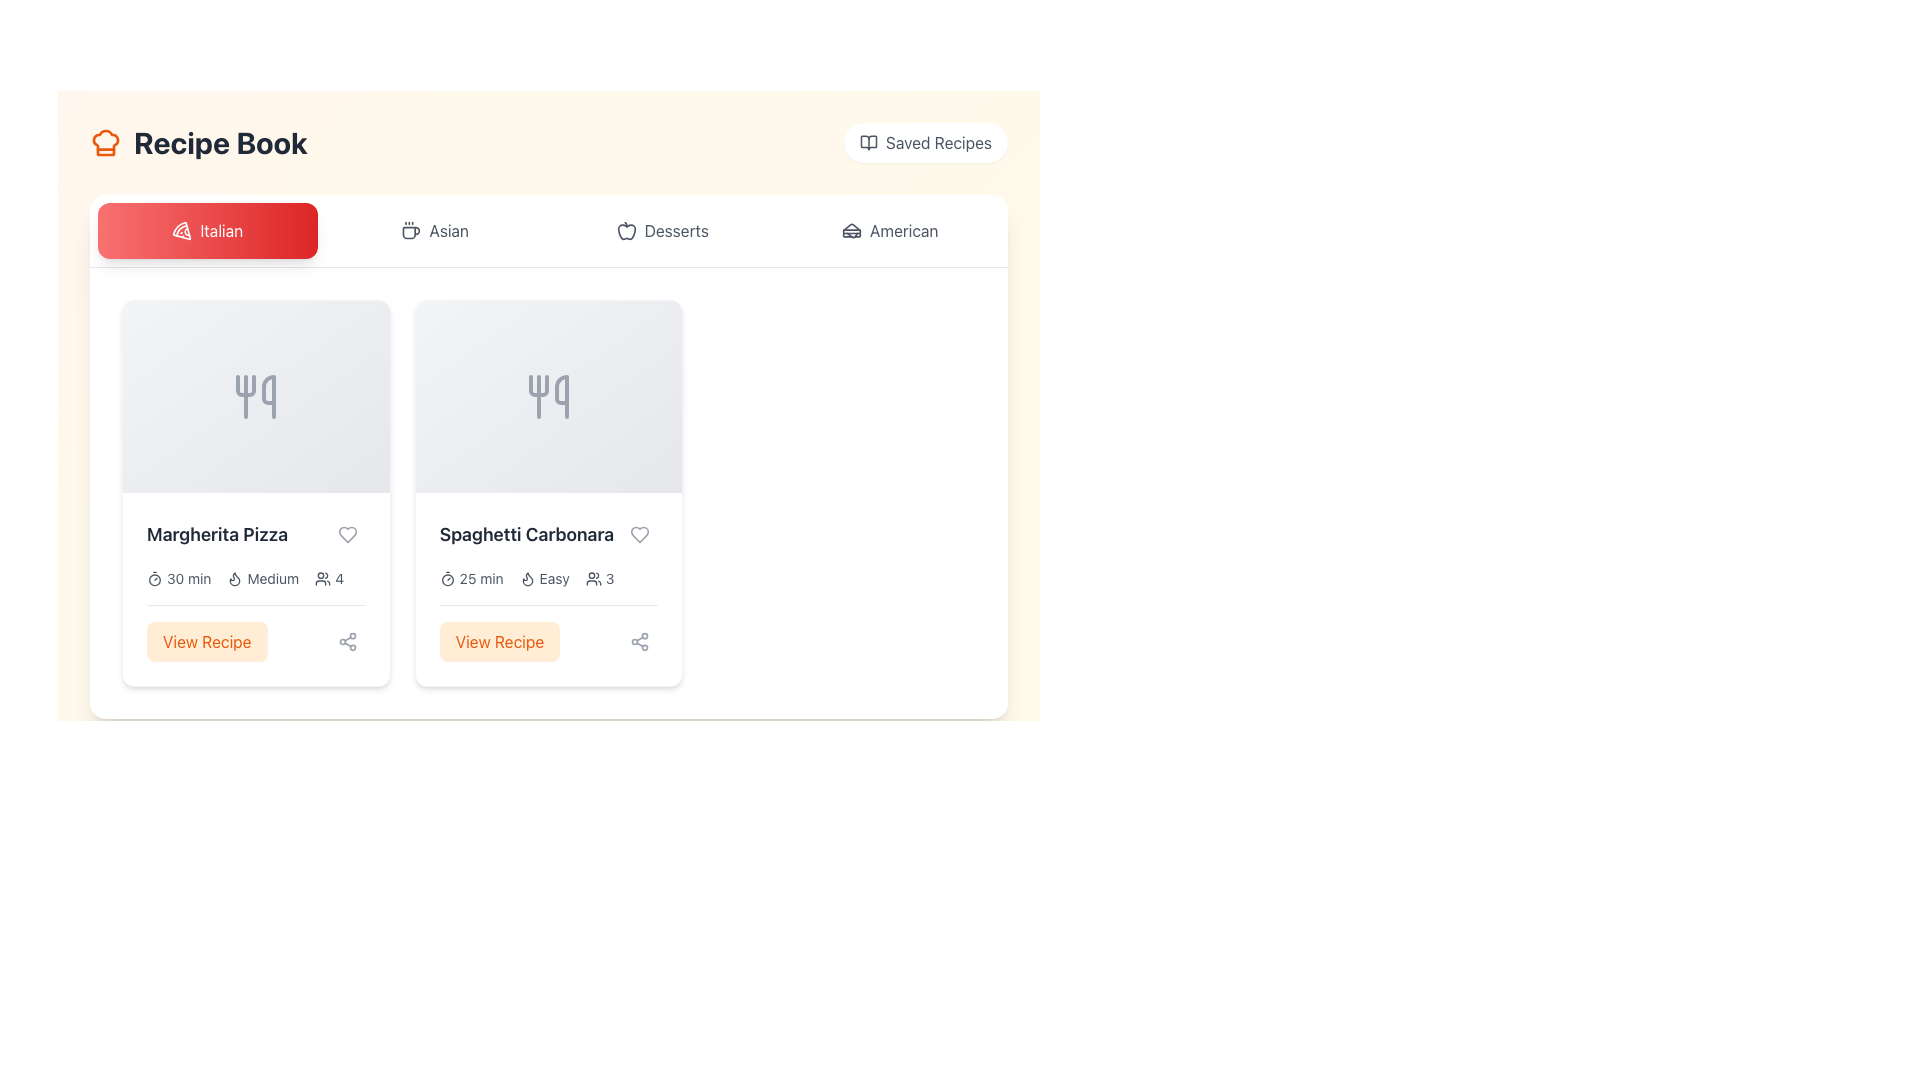  Describe the element at coordinates (104, 141) in the screenshot. I see `the cooking or recipe icon located to the left of the 'Recipe Book' title in the top-left section of the interface` at that location.